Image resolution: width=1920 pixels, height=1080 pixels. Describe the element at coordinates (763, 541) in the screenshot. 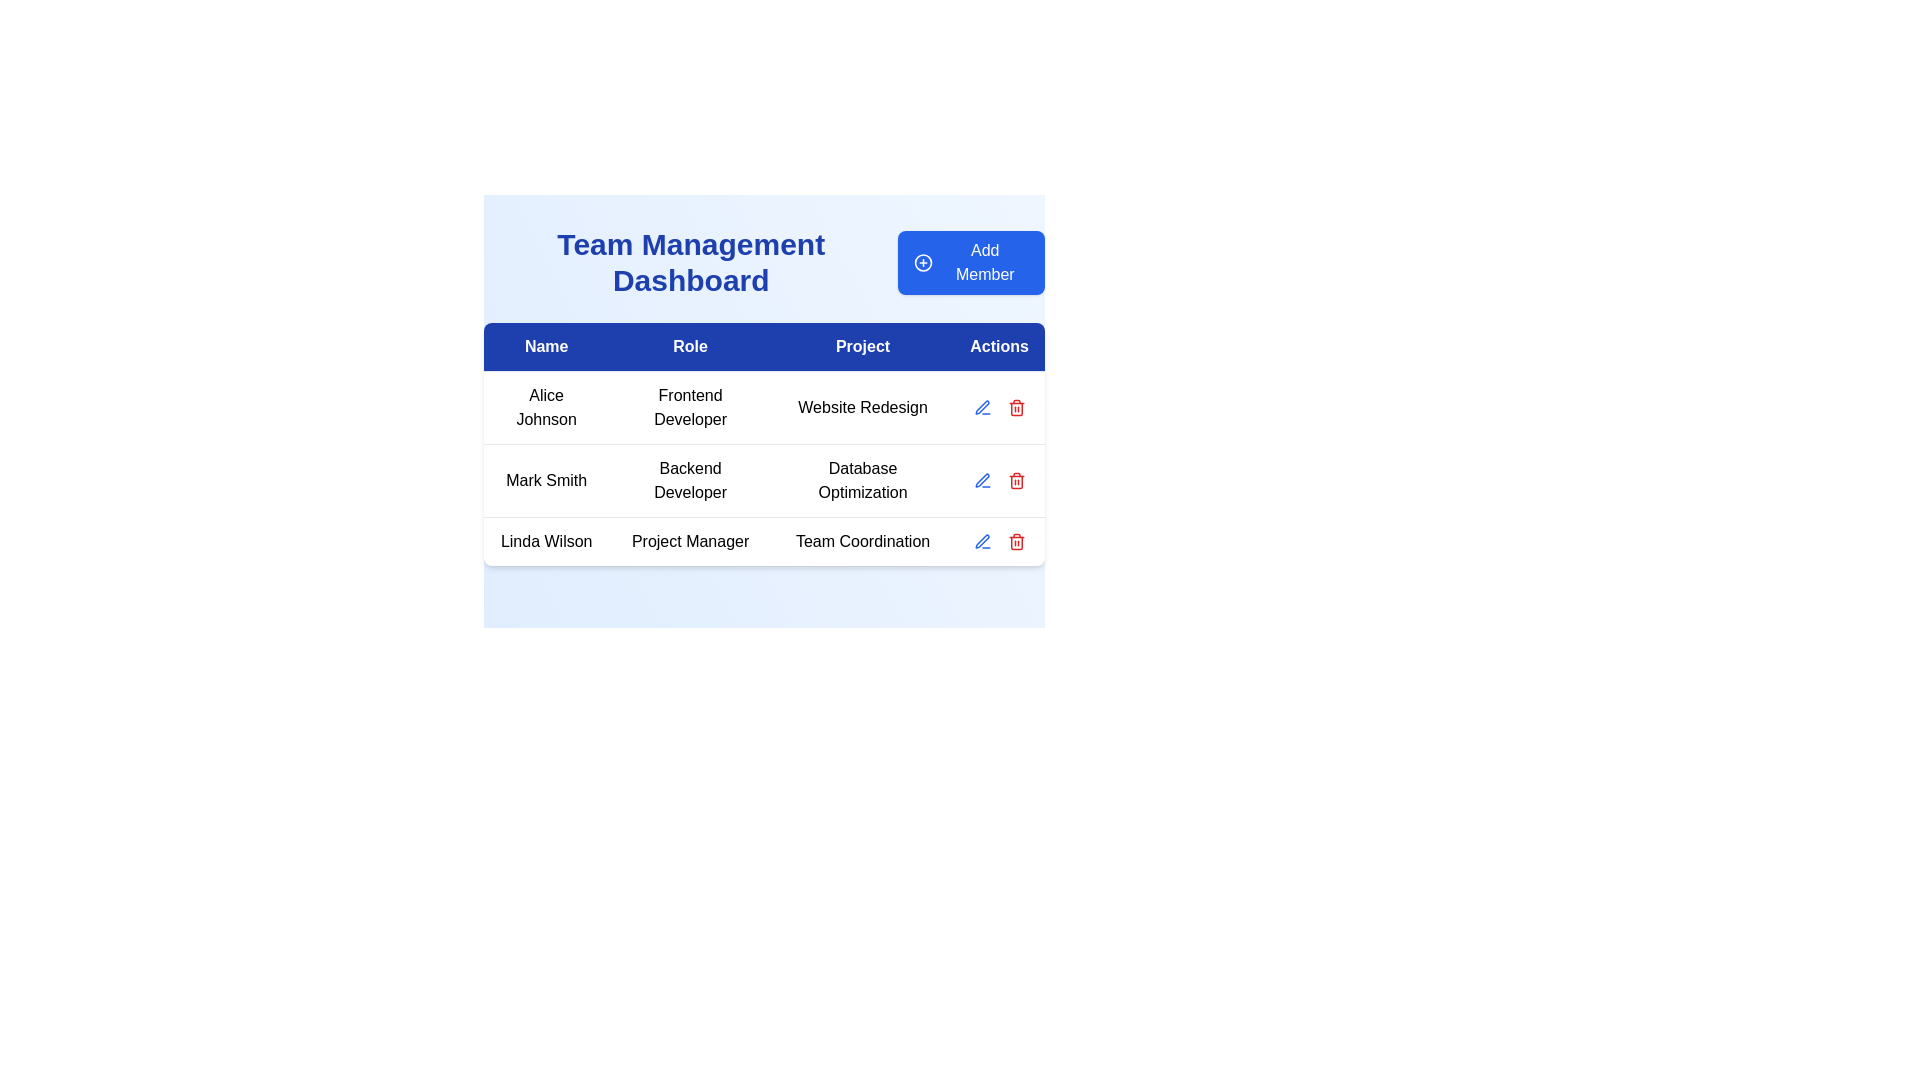

I see `the last row of the team management table that contains information about a team member and action icons` at that location.